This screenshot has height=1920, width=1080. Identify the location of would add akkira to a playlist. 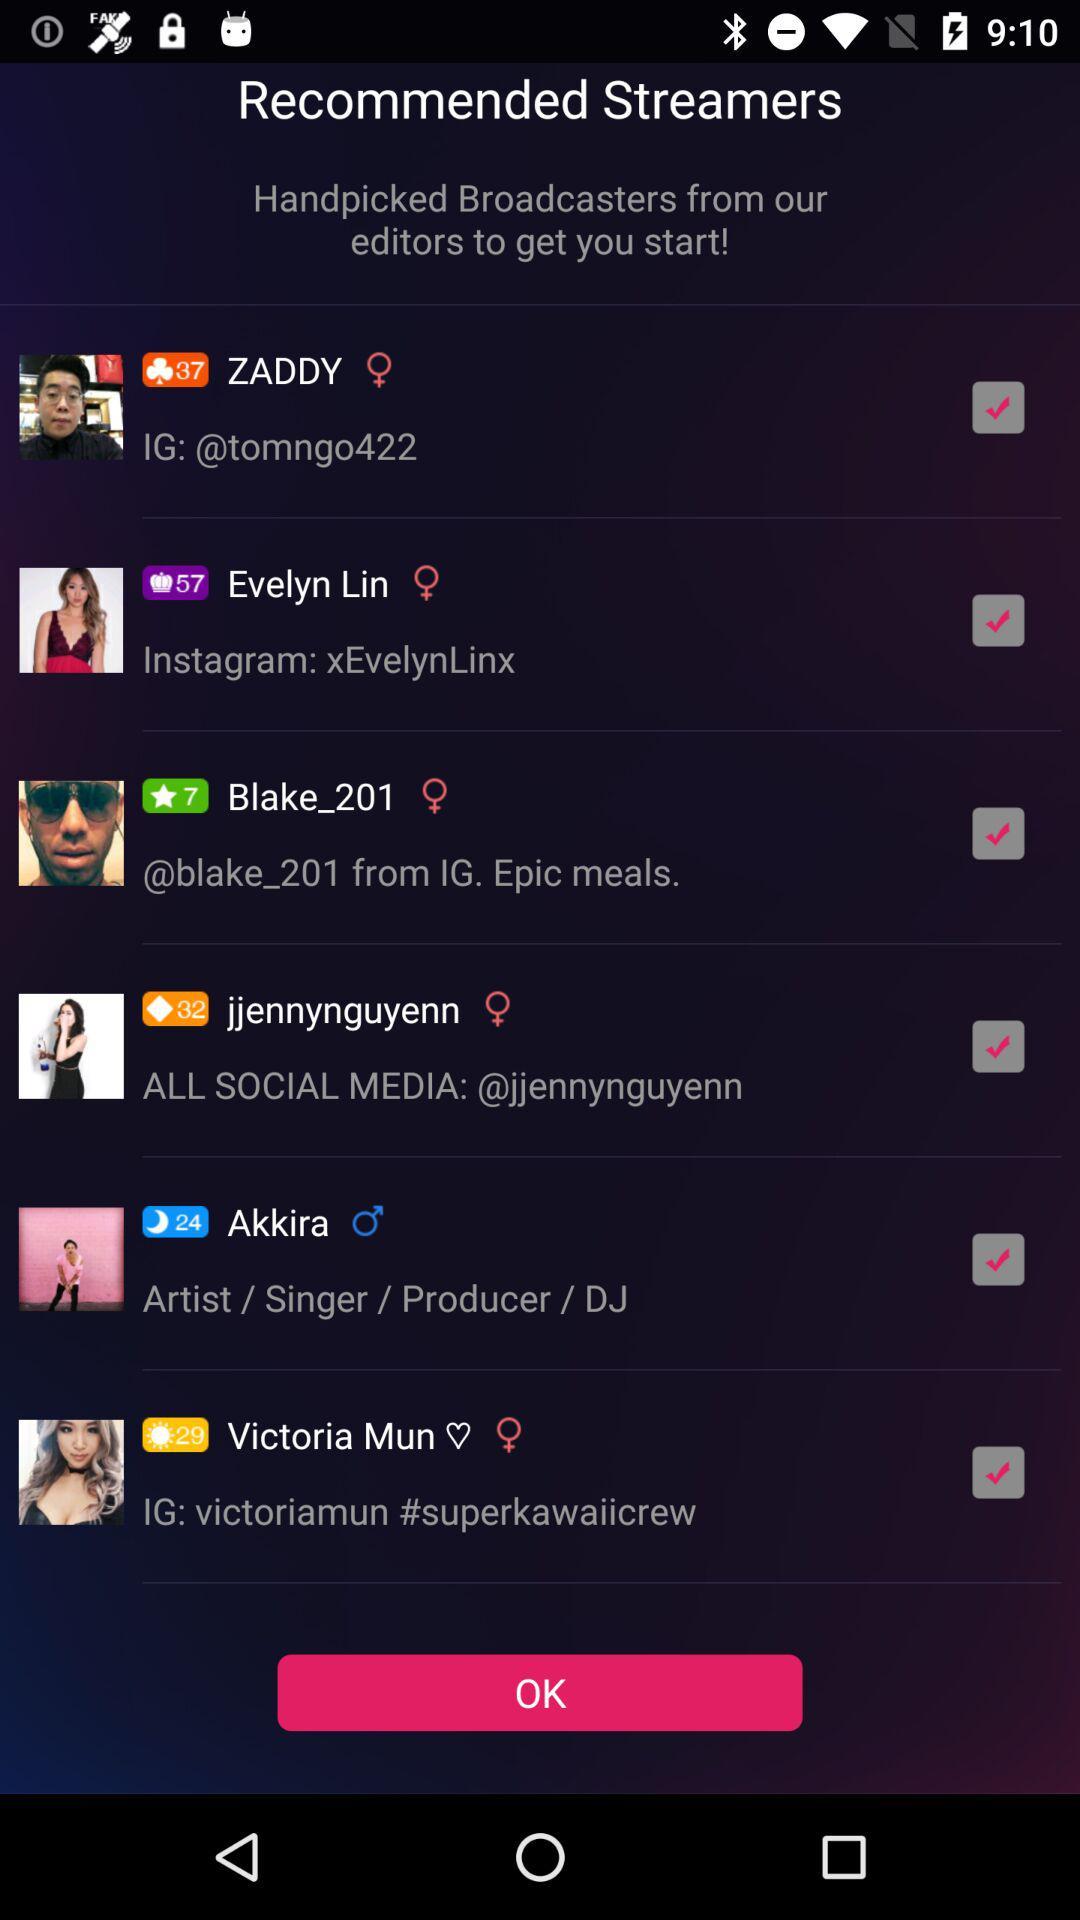
(998, 1258).